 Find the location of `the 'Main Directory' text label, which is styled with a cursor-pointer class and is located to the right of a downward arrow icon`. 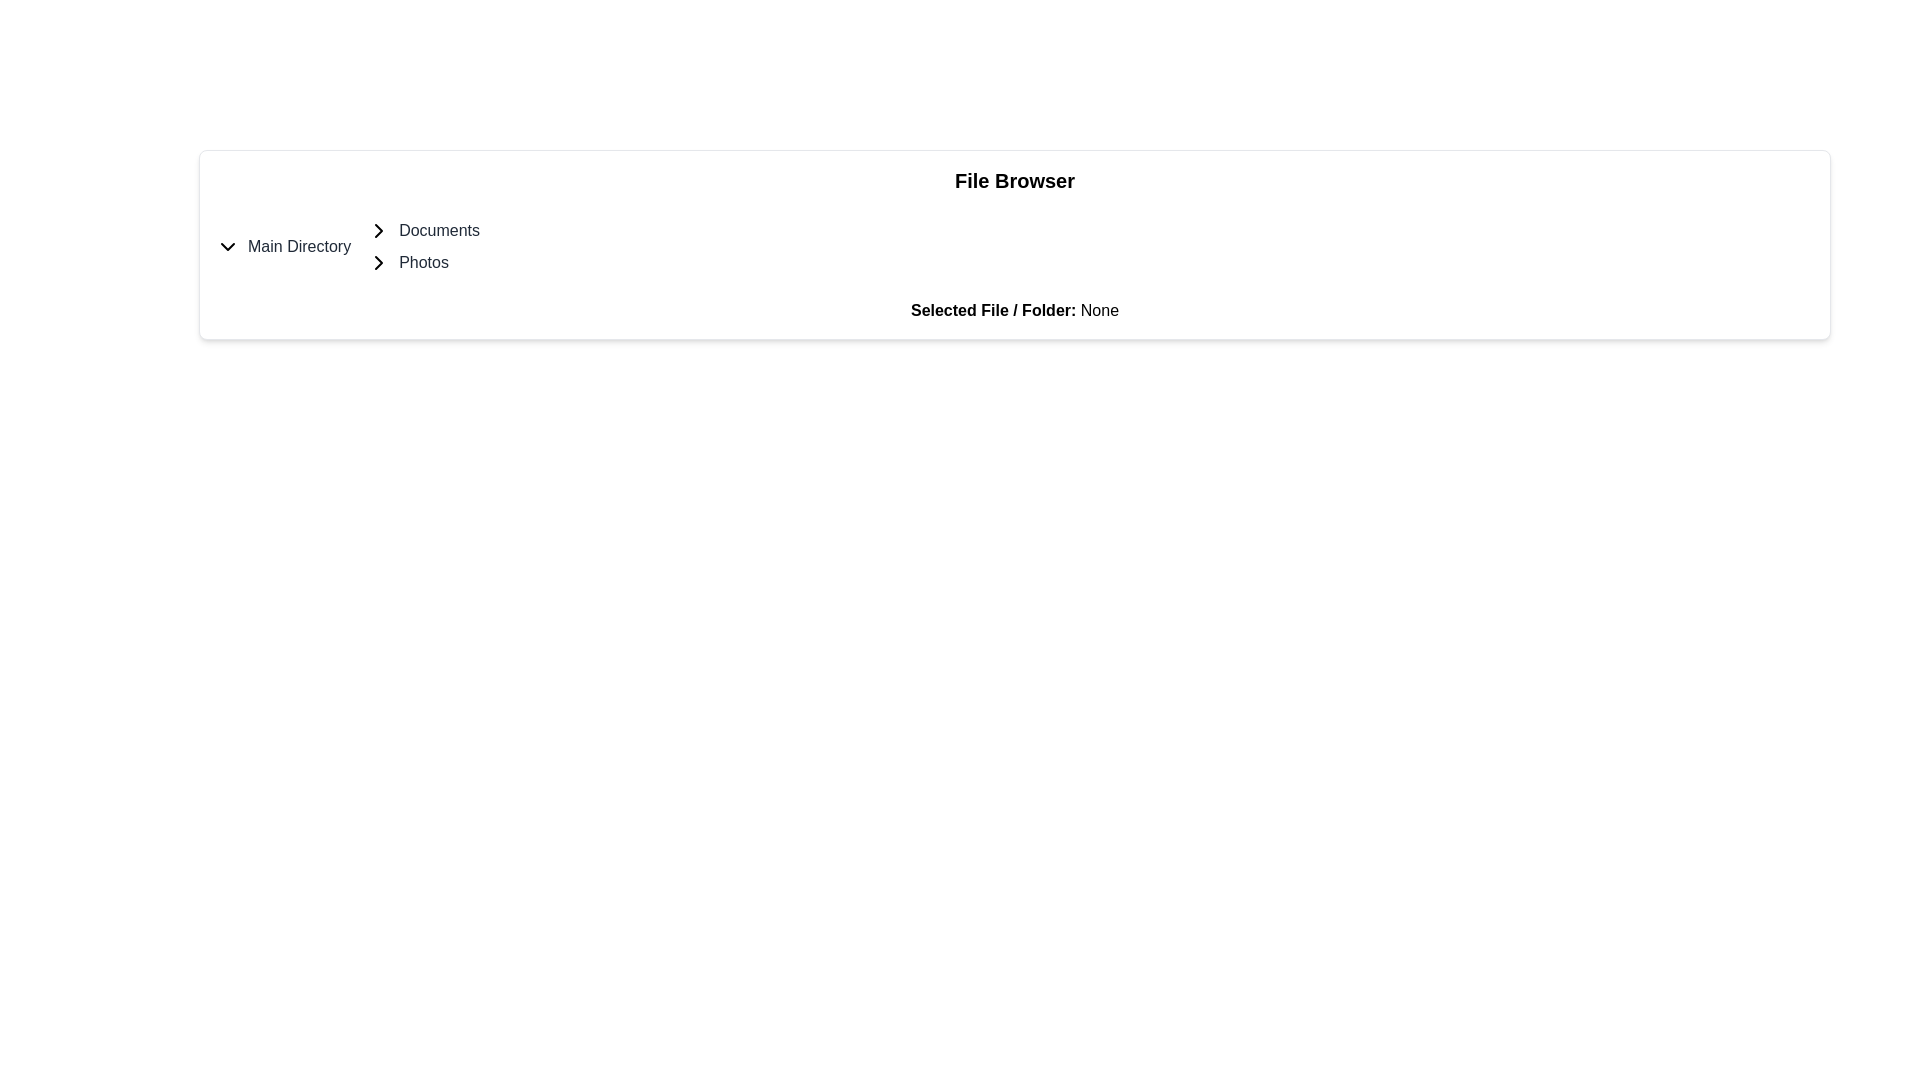

the 'Main Directory' text label, which is styled with a cursor-pointer class and is located to the right of a downward arrow icon is located at coordinates (298, 245).